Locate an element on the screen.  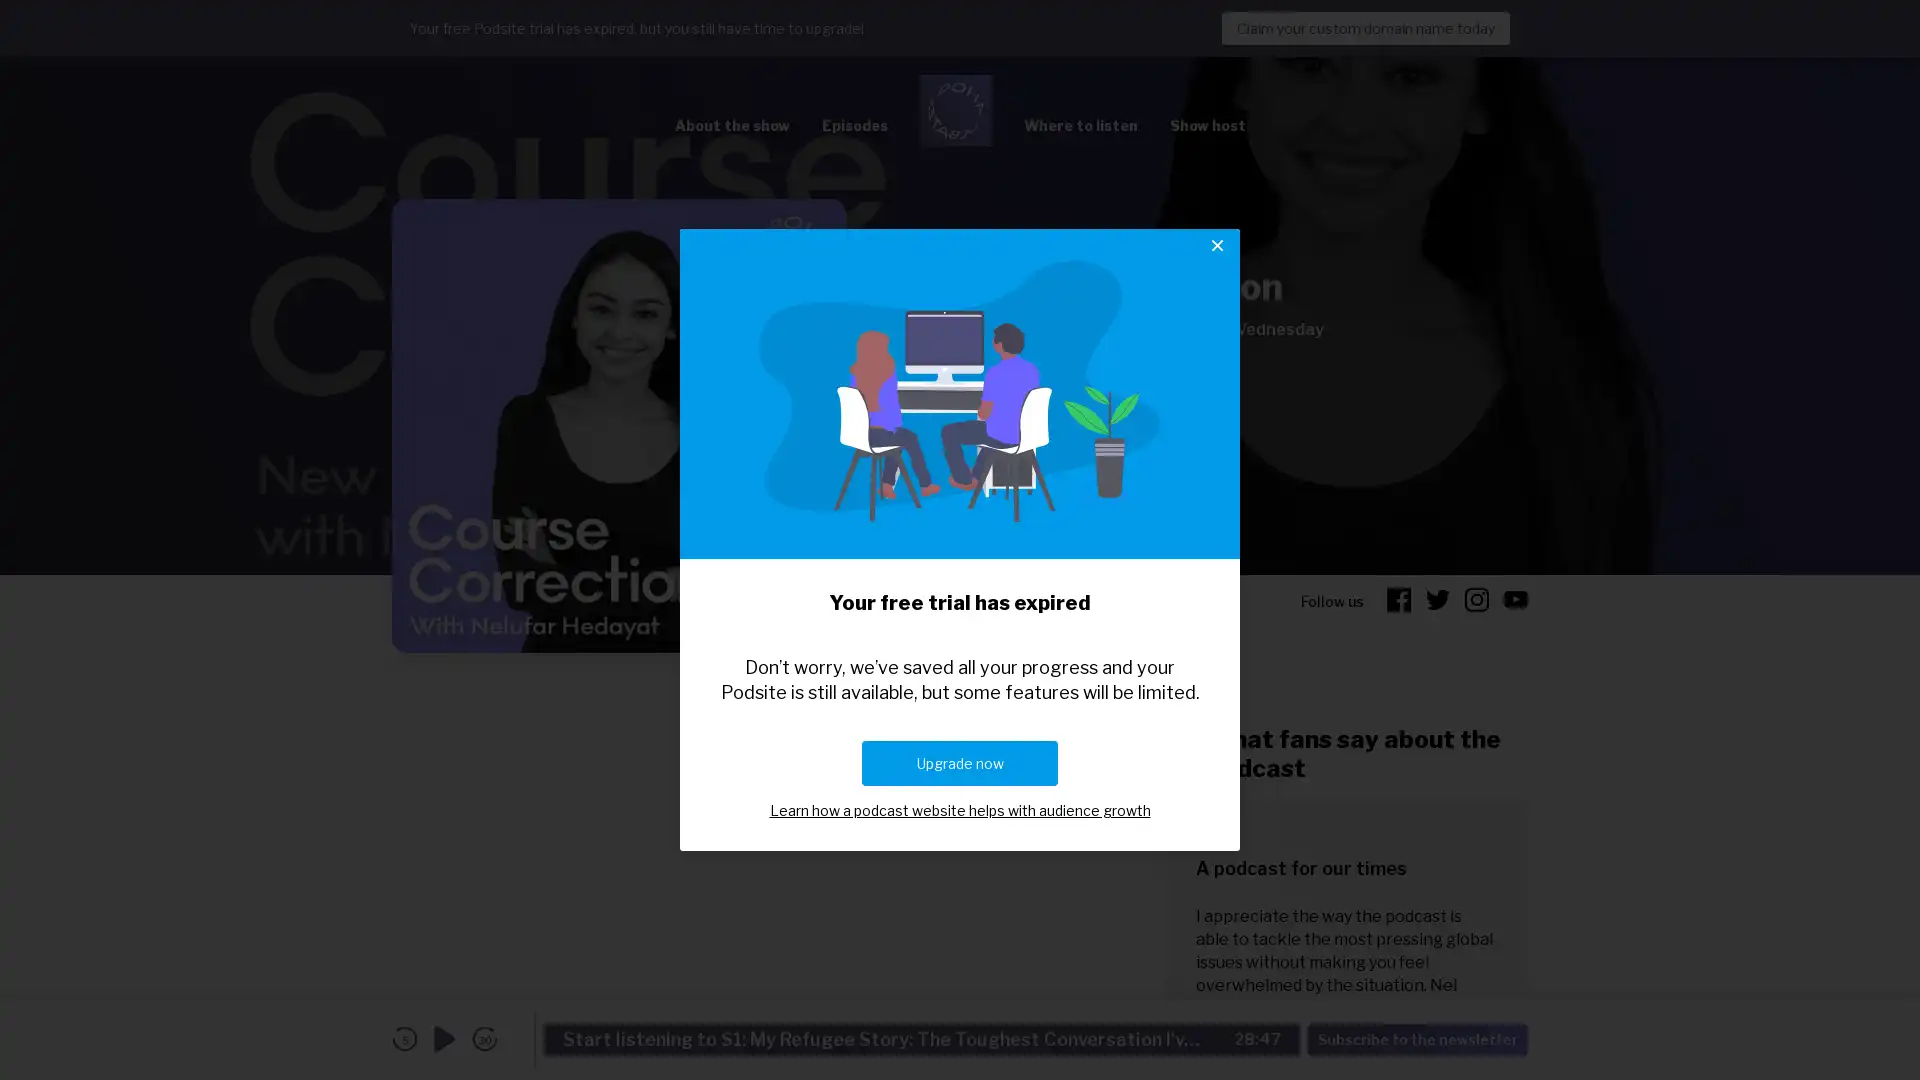
play audio is located at coordinates (444, 1038).